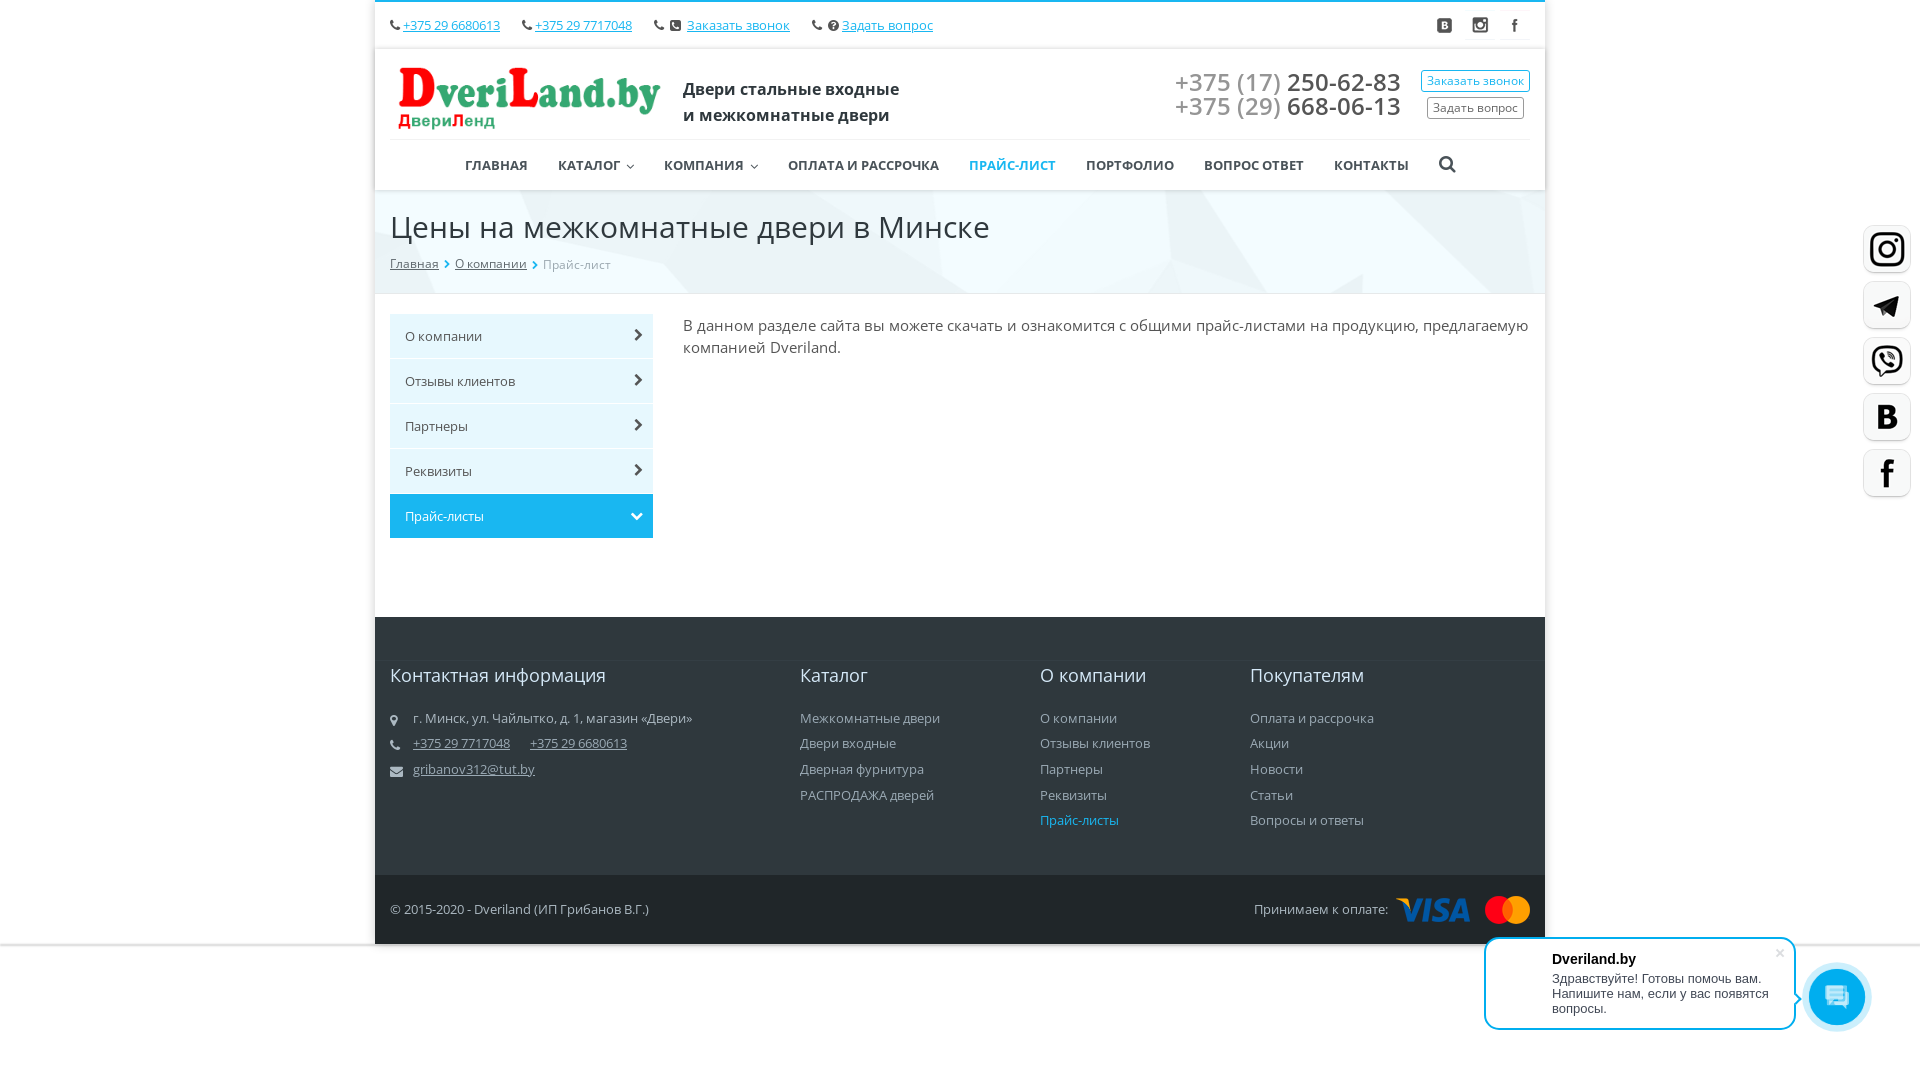  What do you see at coordinates (411, 767) in the screenshot?
I see `'gribanov312@tut.by'` at bounding box center [411, 767].